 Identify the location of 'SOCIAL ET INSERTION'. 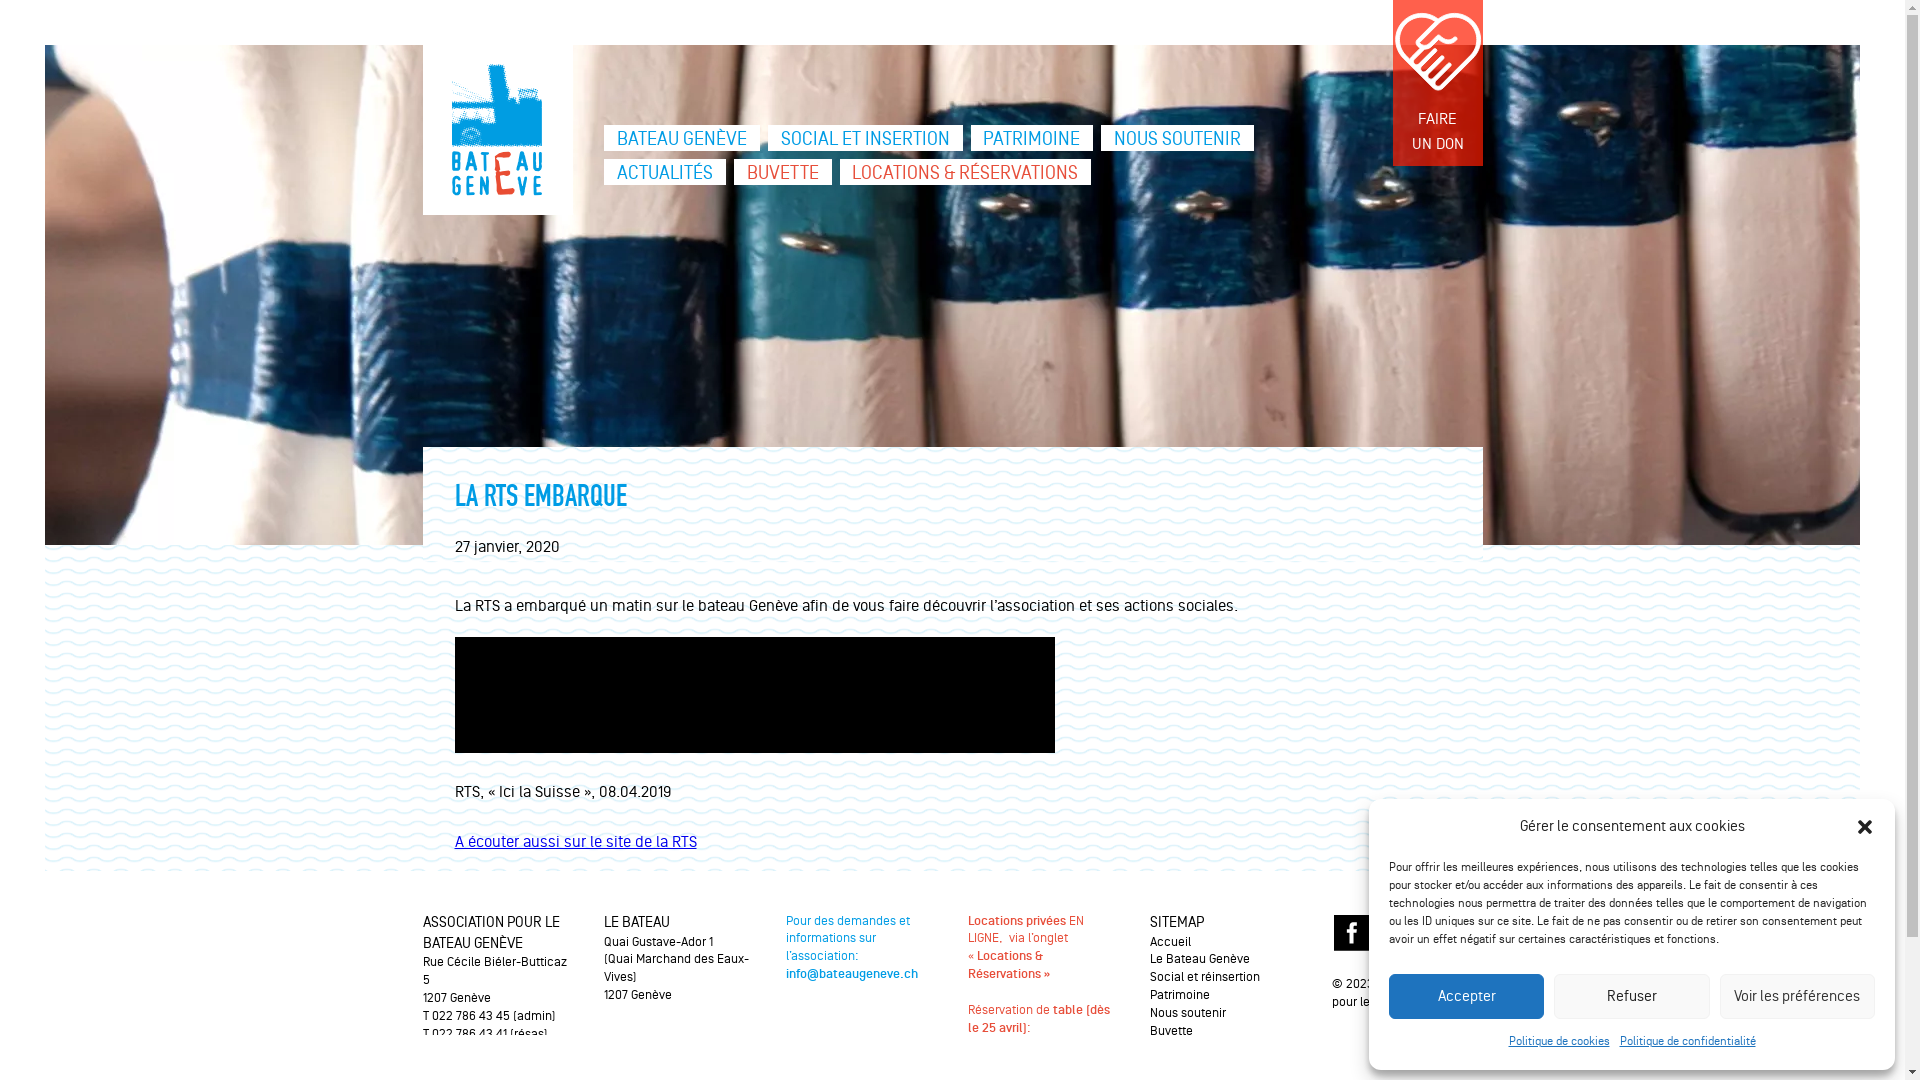
(865, 137).